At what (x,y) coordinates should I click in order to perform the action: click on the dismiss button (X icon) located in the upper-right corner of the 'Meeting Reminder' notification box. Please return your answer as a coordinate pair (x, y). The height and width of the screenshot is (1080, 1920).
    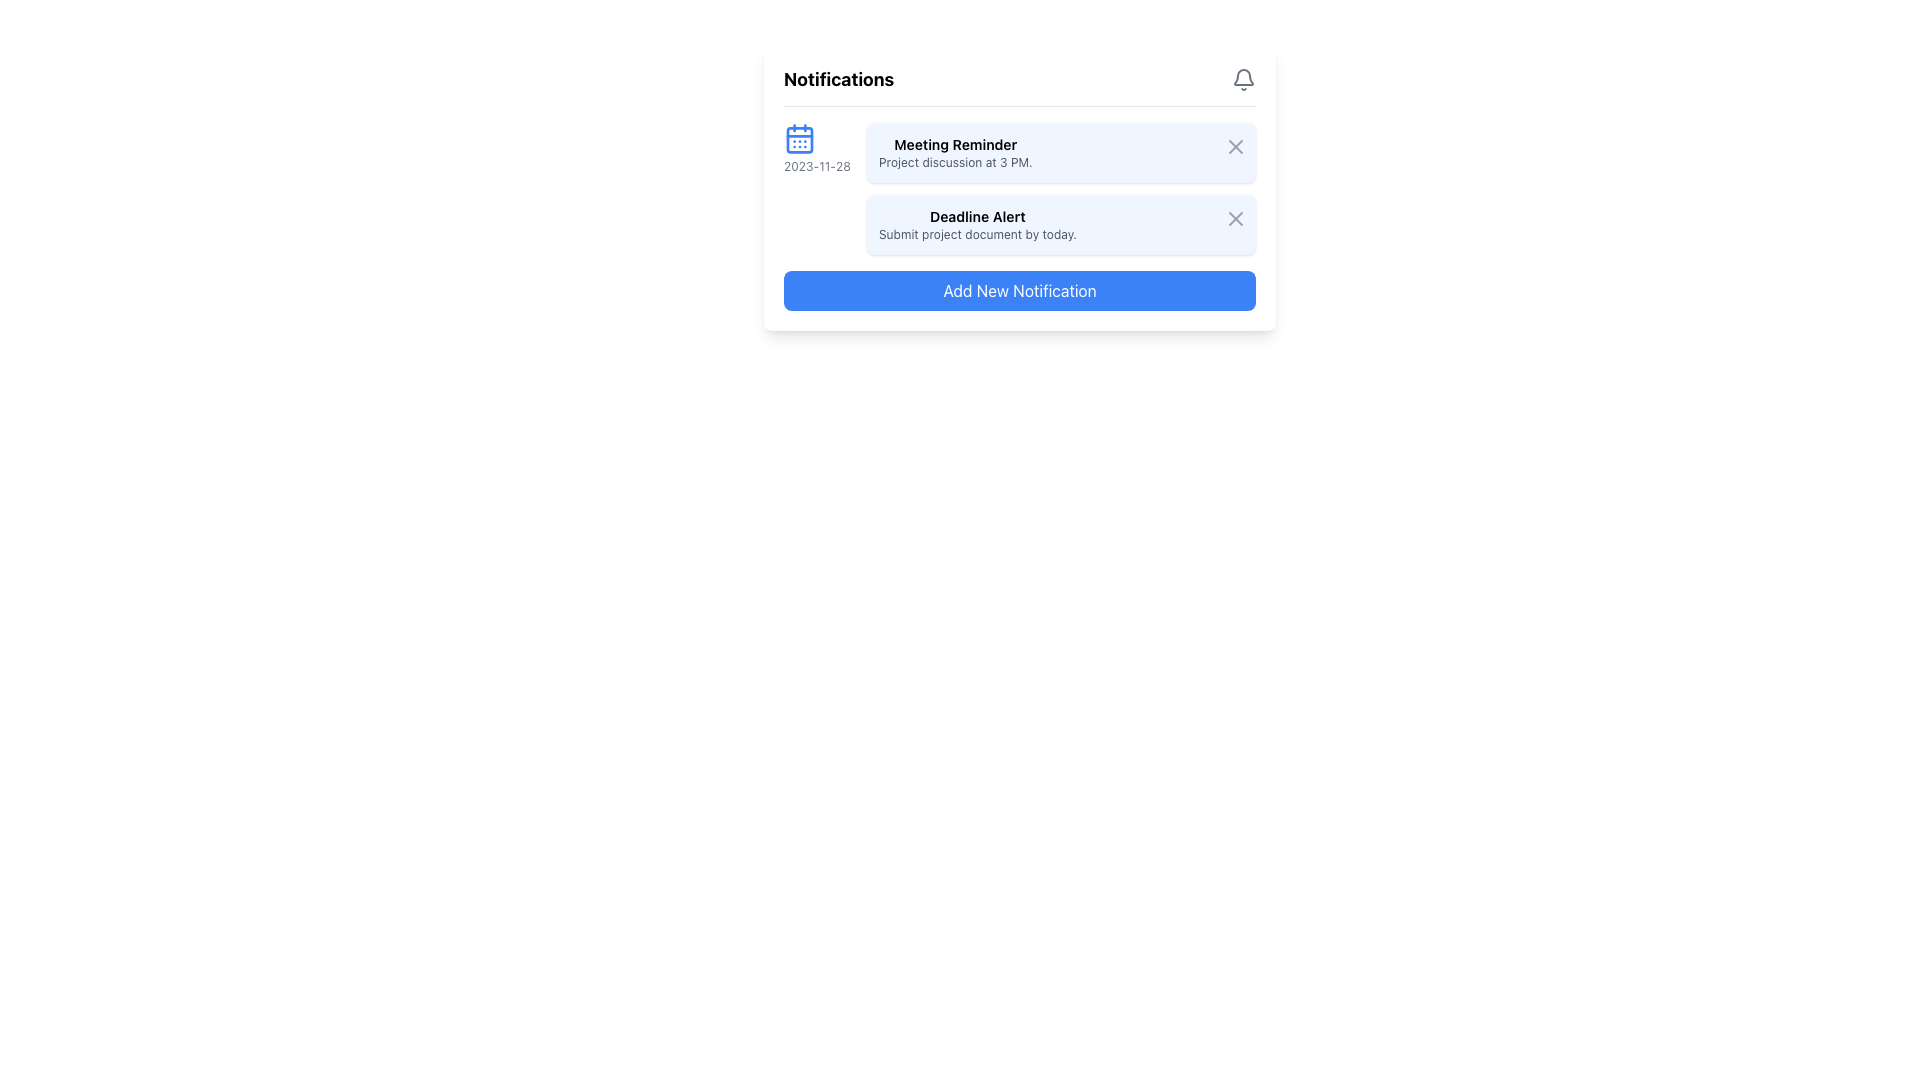
    Looking at the image, I should click on (1232, 144).